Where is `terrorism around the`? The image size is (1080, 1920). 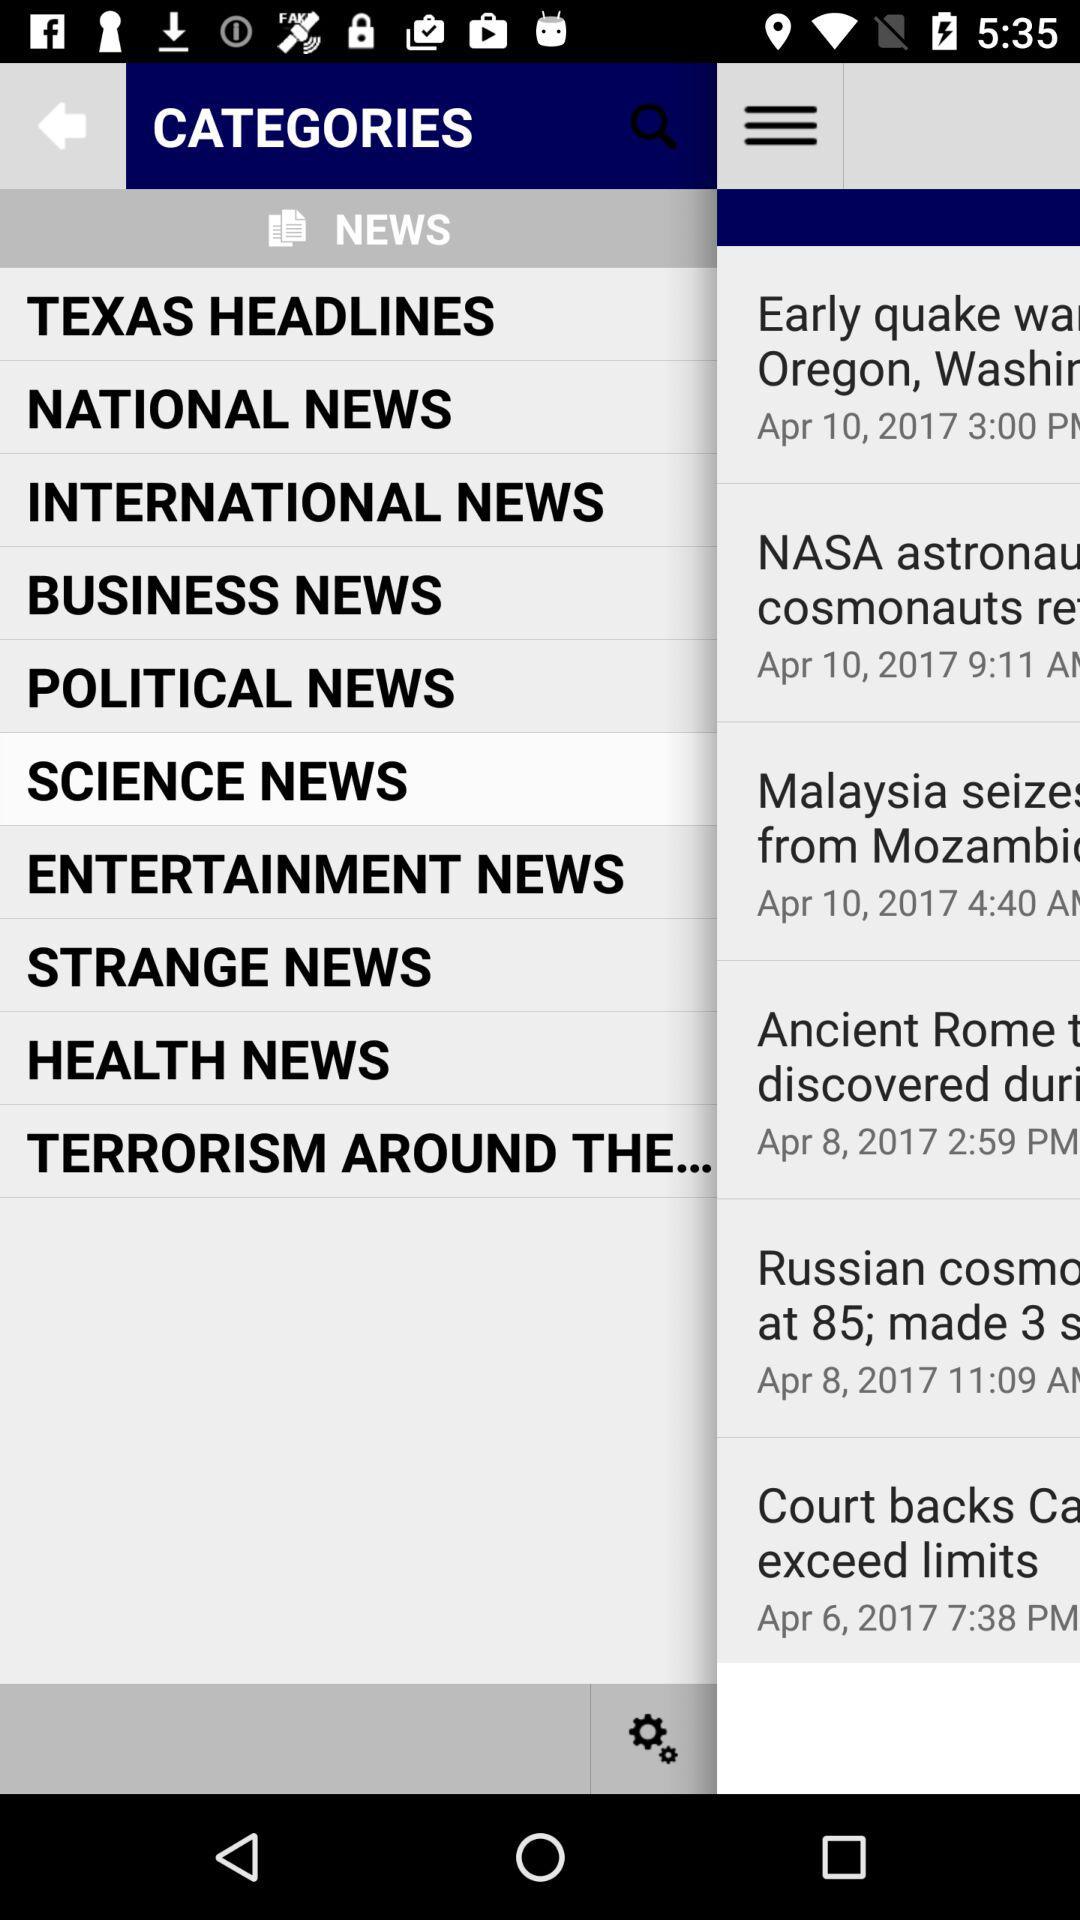
terrorism around the is located at coordinates (371, 1150).